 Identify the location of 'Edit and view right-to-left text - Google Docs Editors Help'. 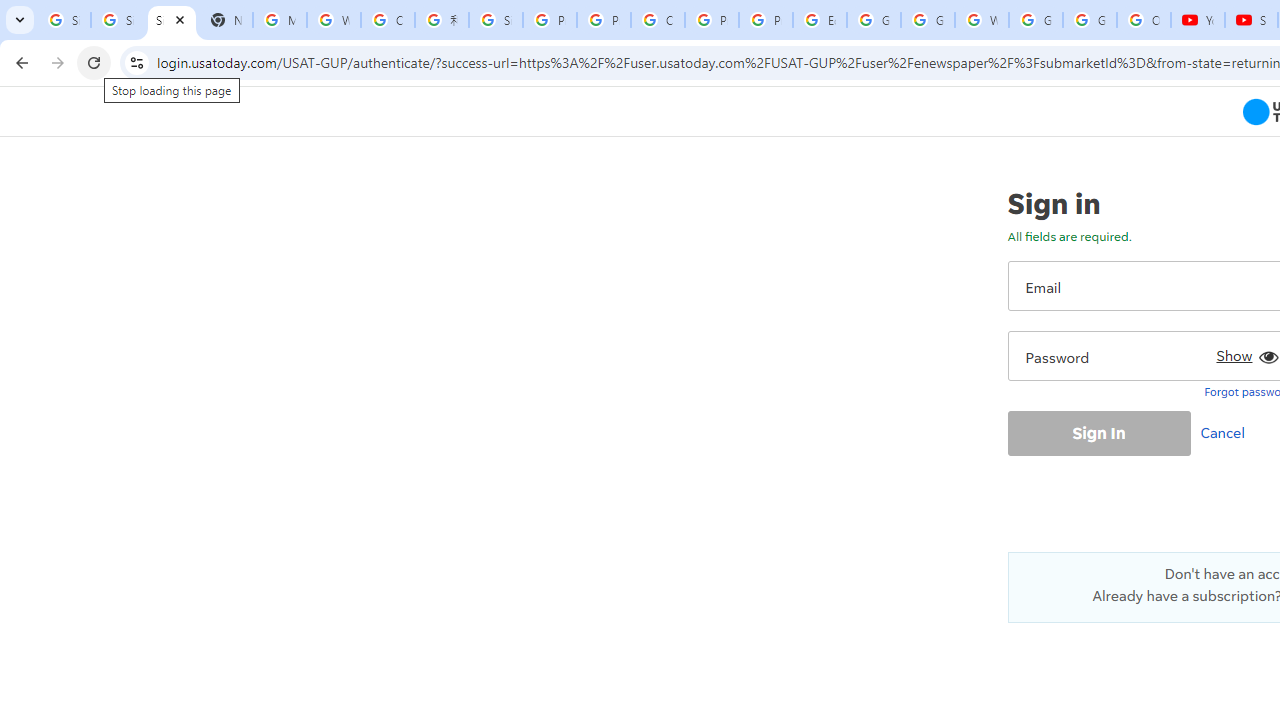
(819, 20).